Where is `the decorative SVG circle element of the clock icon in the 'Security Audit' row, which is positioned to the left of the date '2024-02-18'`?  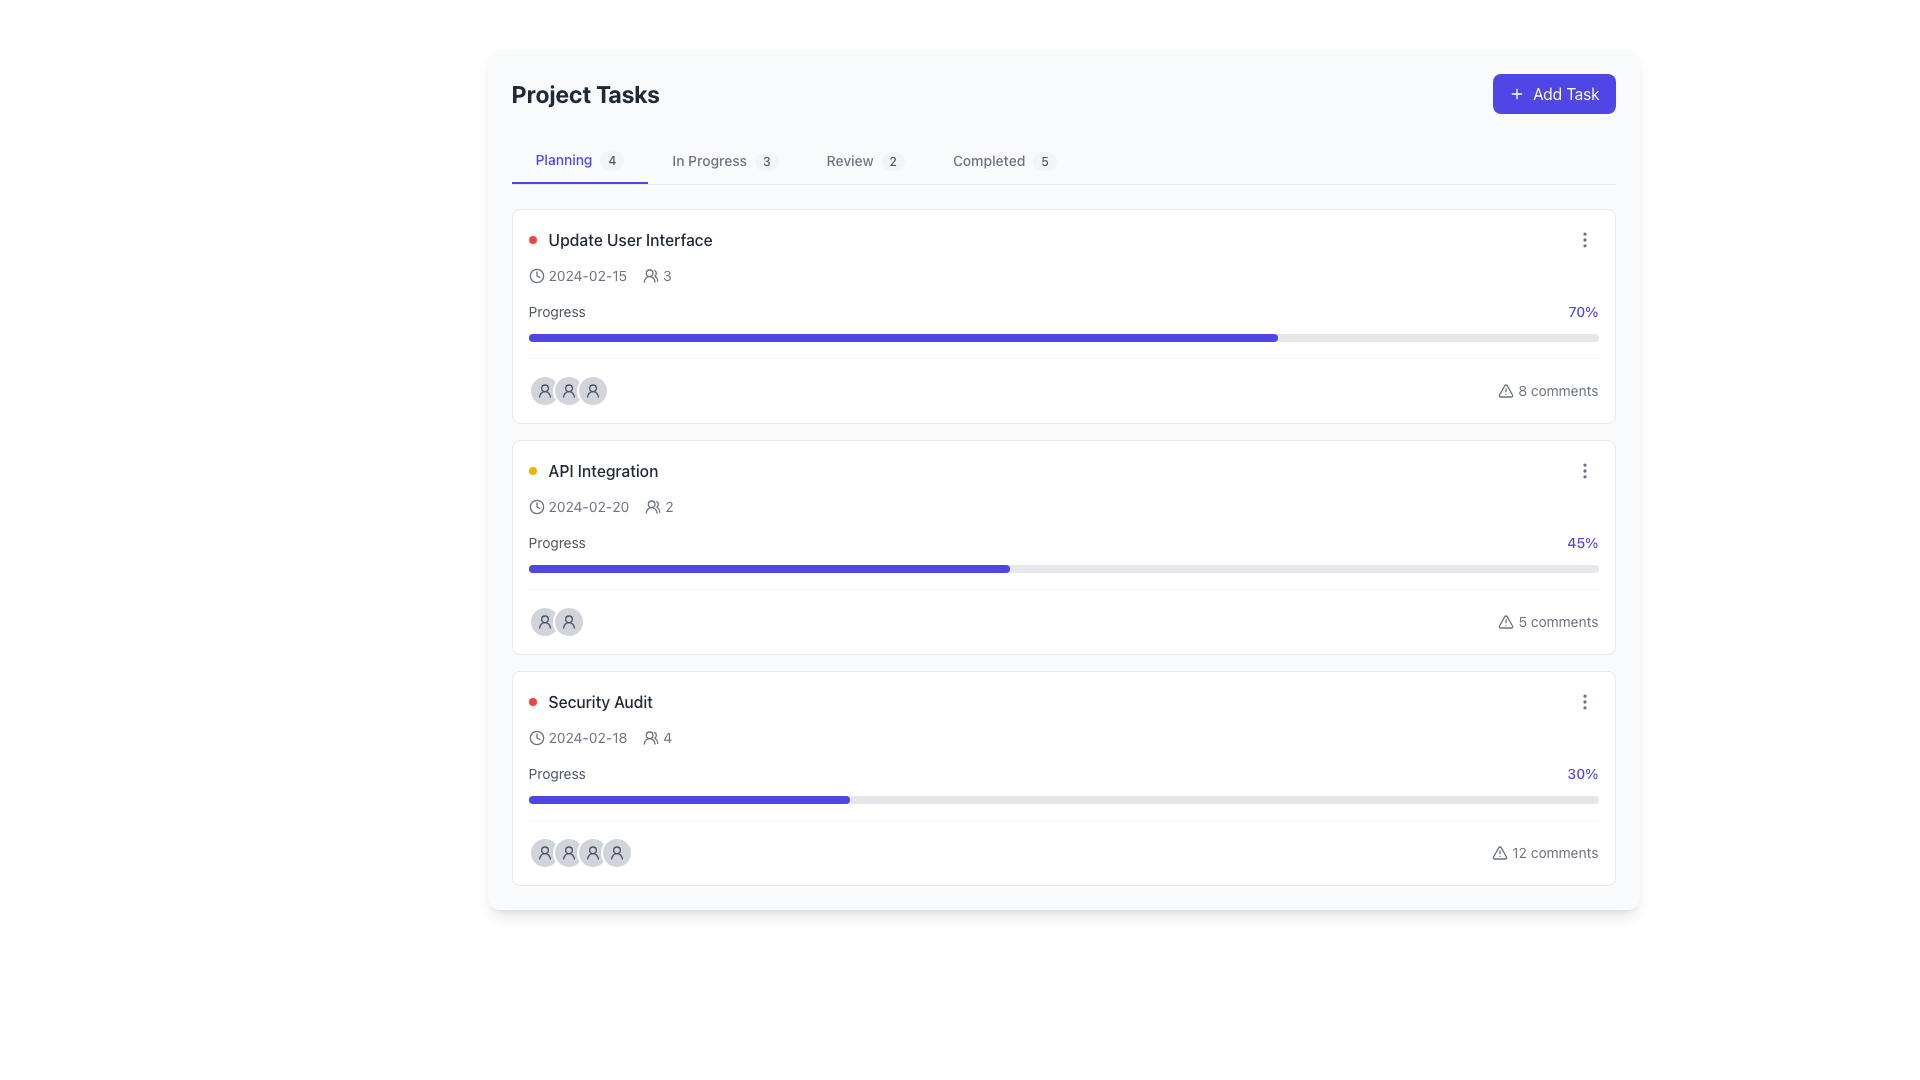 the decorative SVG circle element of the clock icon in the 'Security Audit' row, which is positioned to the left of the date '2024-02-18' is located at coordinates (536, 737).